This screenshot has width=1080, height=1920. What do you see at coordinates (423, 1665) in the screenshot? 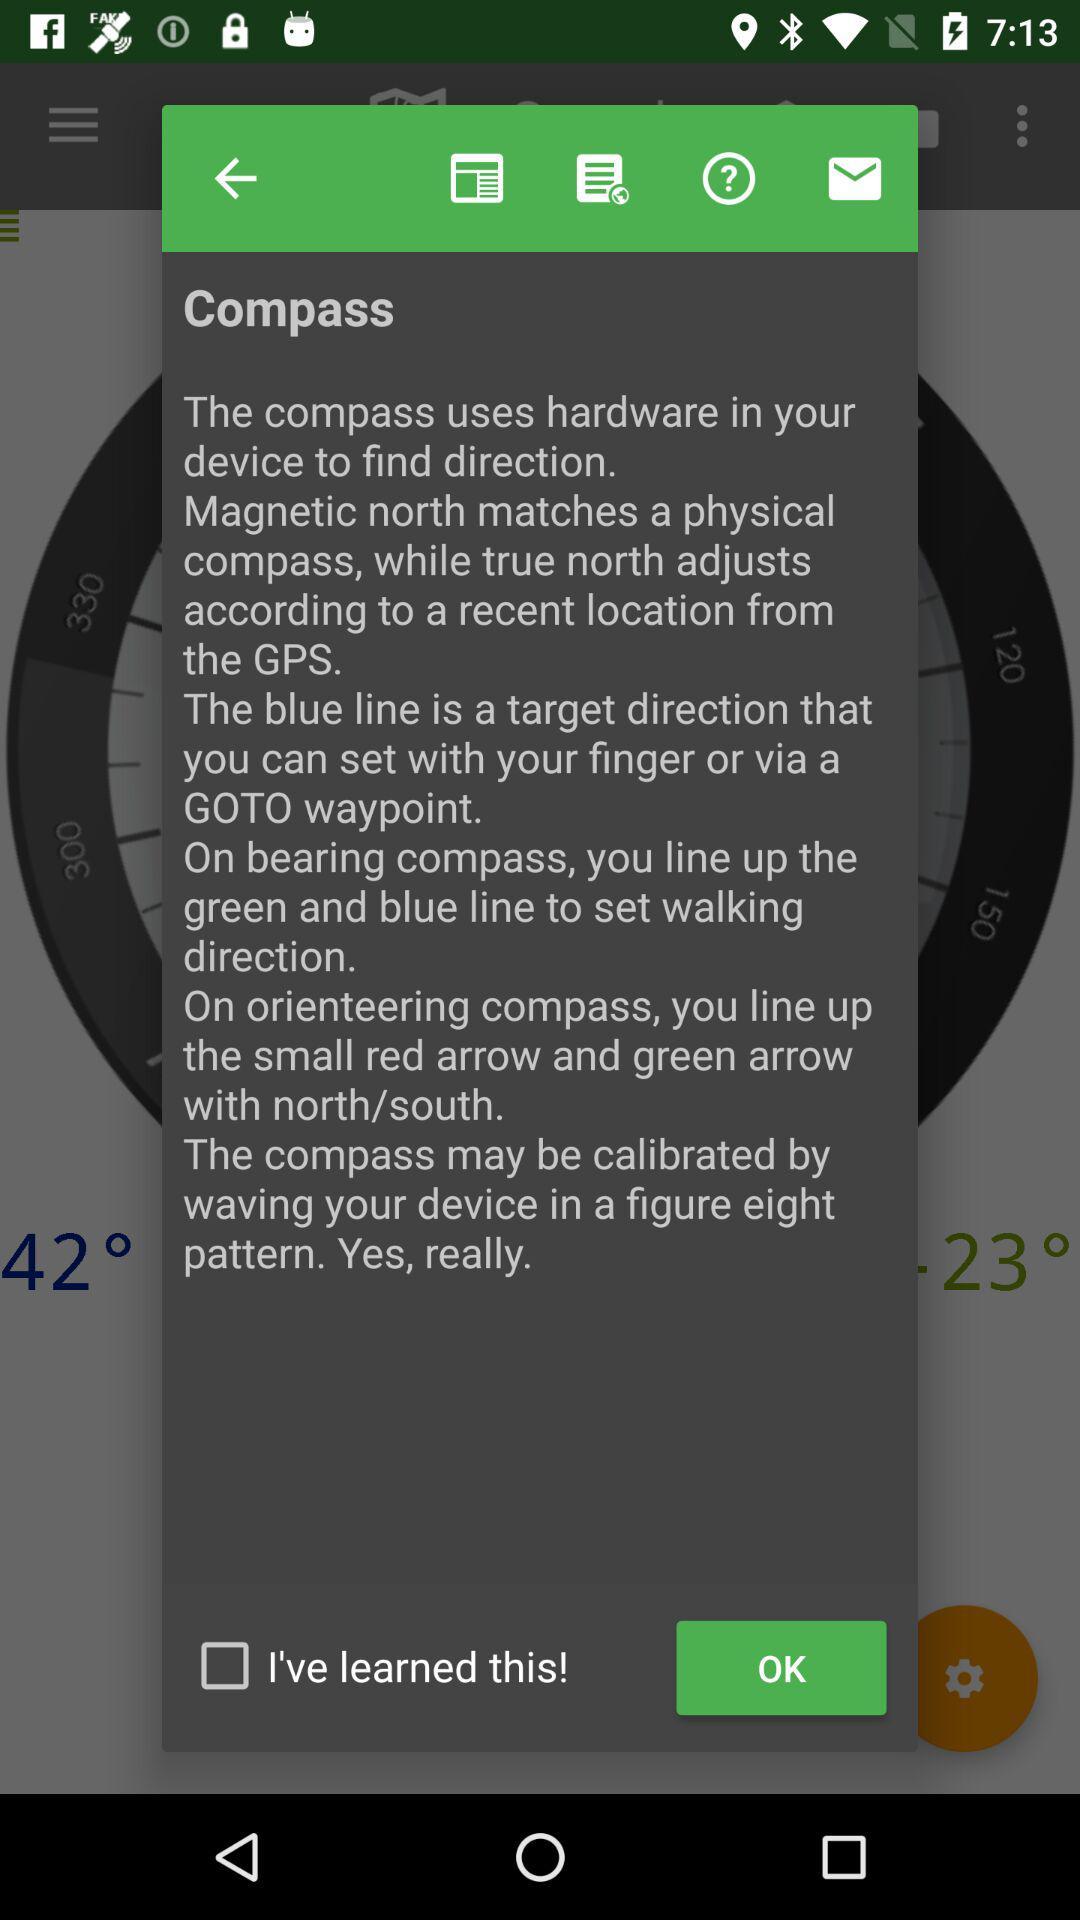
I see `the icon below the compass the compass` at bounding box center [423, 1665].